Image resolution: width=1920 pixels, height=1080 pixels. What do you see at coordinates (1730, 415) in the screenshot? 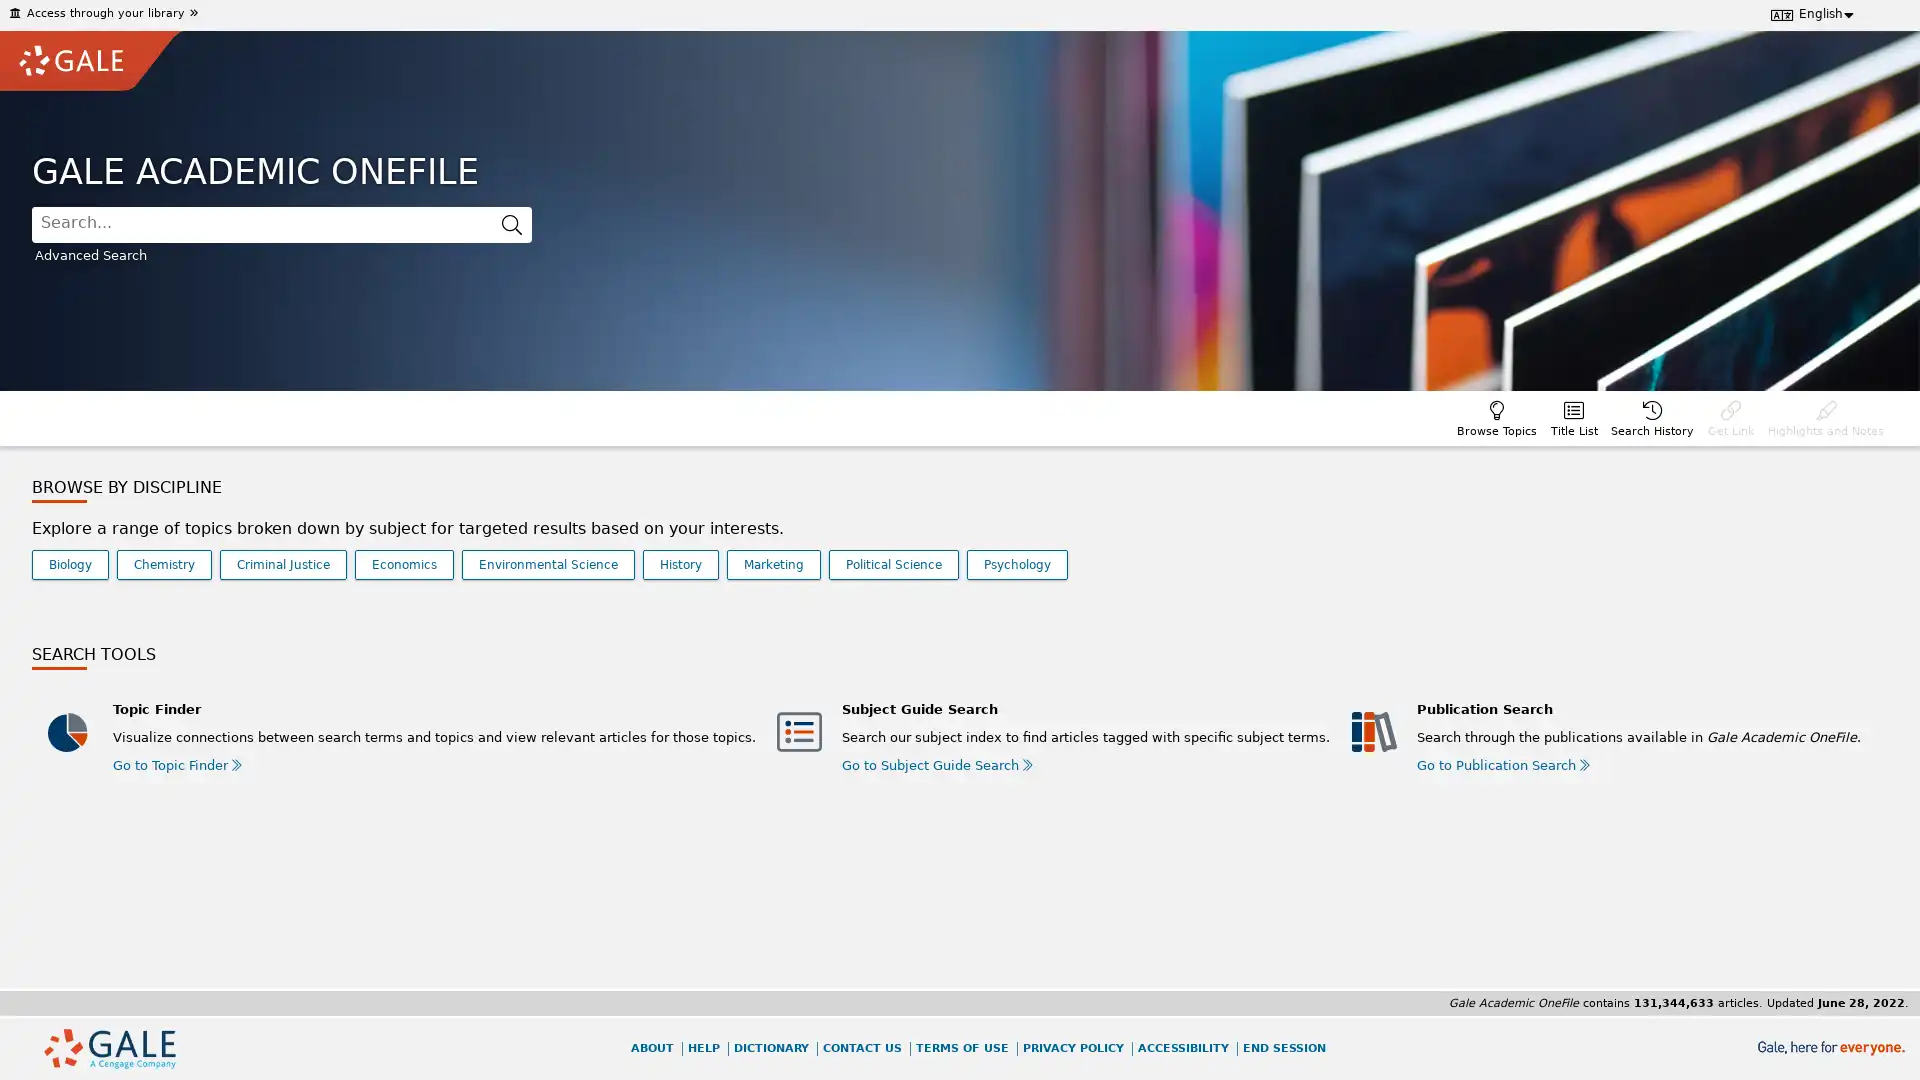
I see `Get Link` at bounding box center [1730, 415].